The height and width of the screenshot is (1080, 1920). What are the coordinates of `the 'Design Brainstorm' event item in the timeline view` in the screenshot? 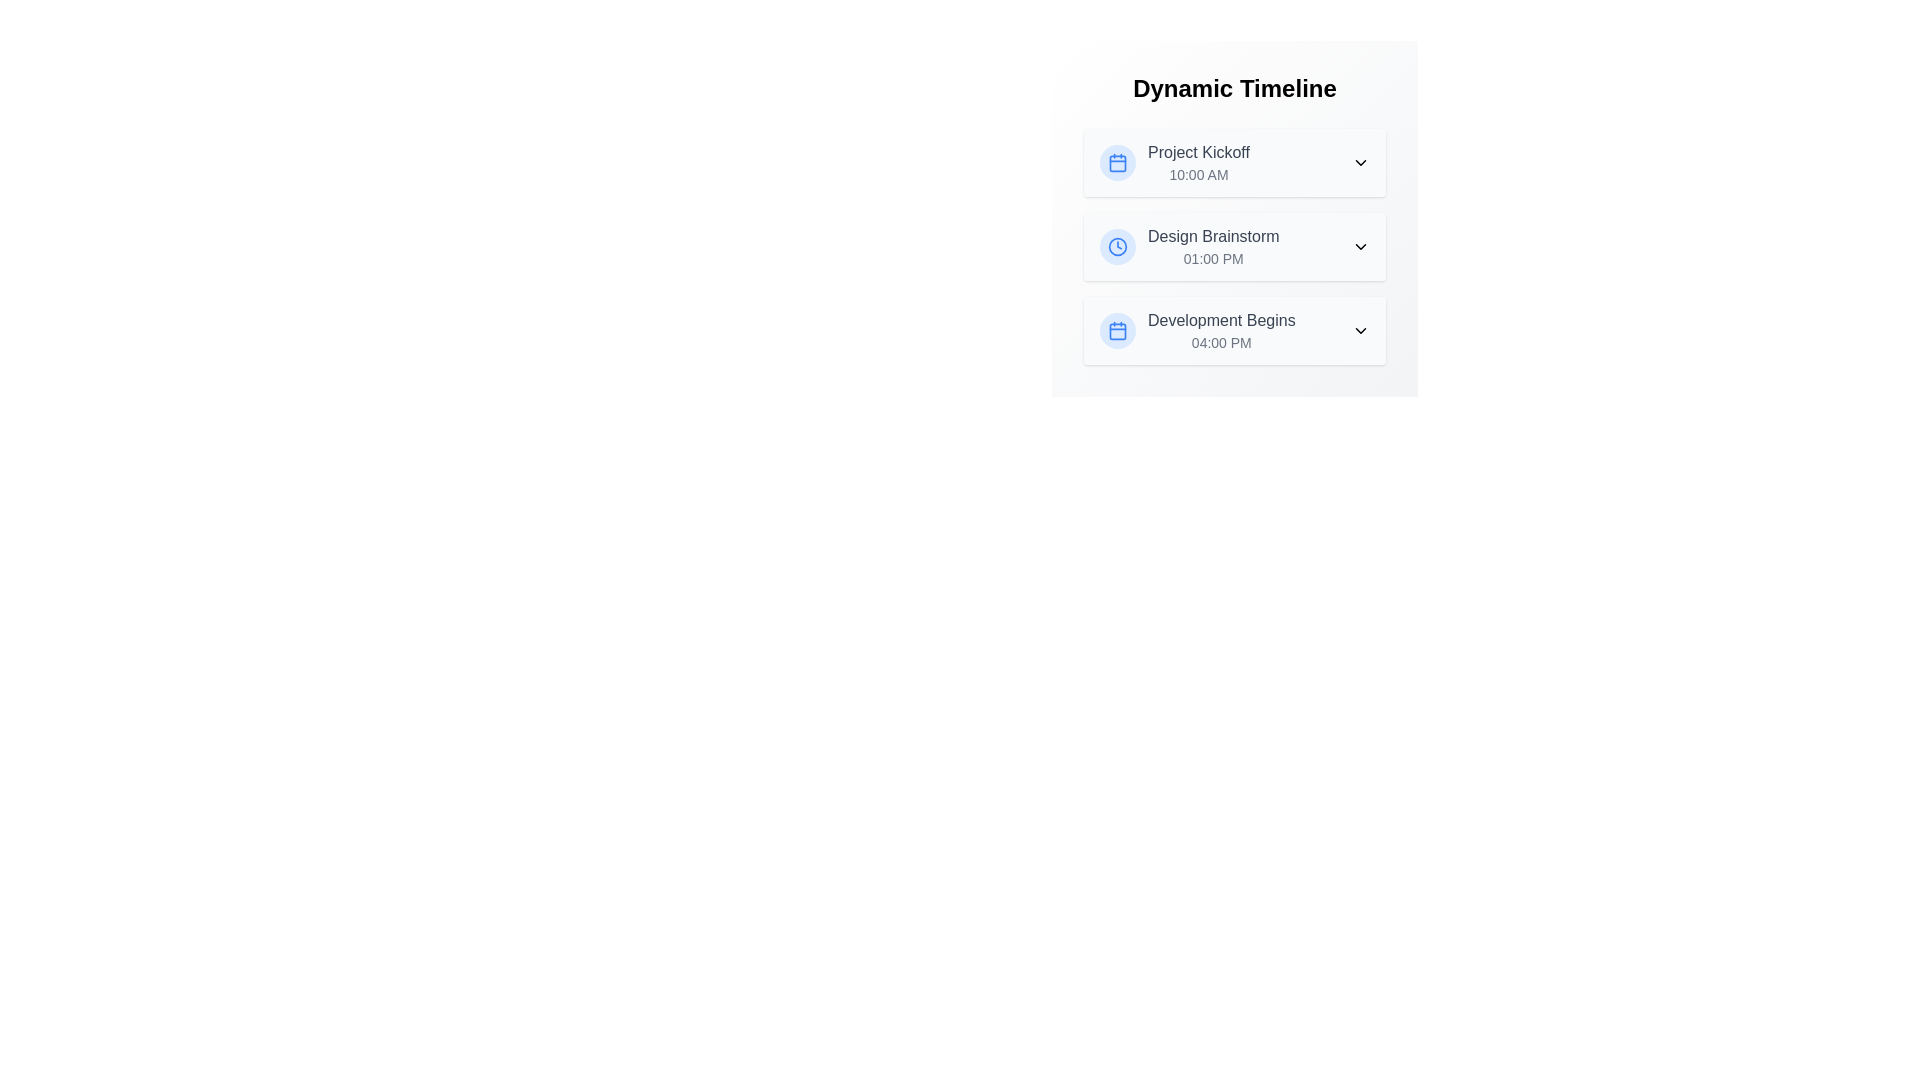 It's located at (1189, 245).